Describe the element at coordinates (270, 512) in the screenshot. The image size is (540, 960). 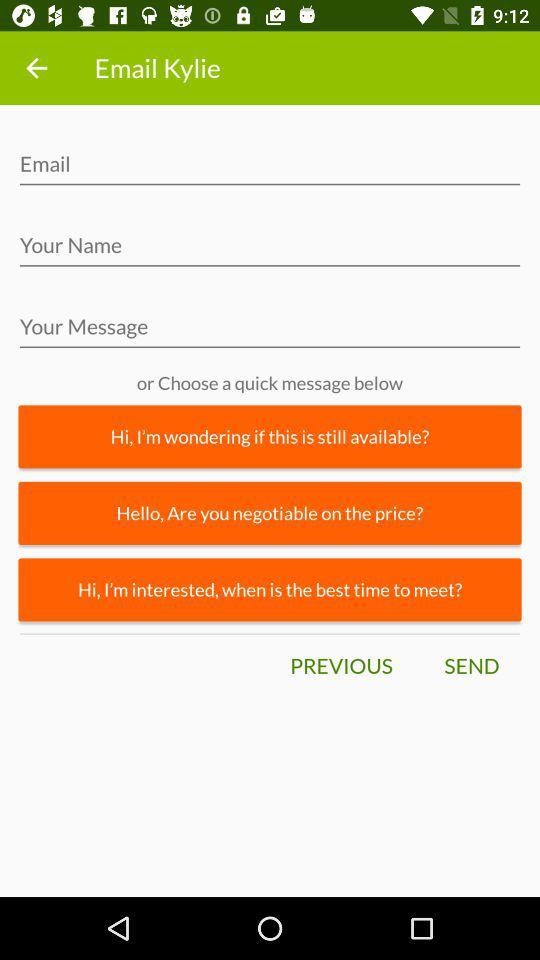
I see `hello are you icon` at that location.